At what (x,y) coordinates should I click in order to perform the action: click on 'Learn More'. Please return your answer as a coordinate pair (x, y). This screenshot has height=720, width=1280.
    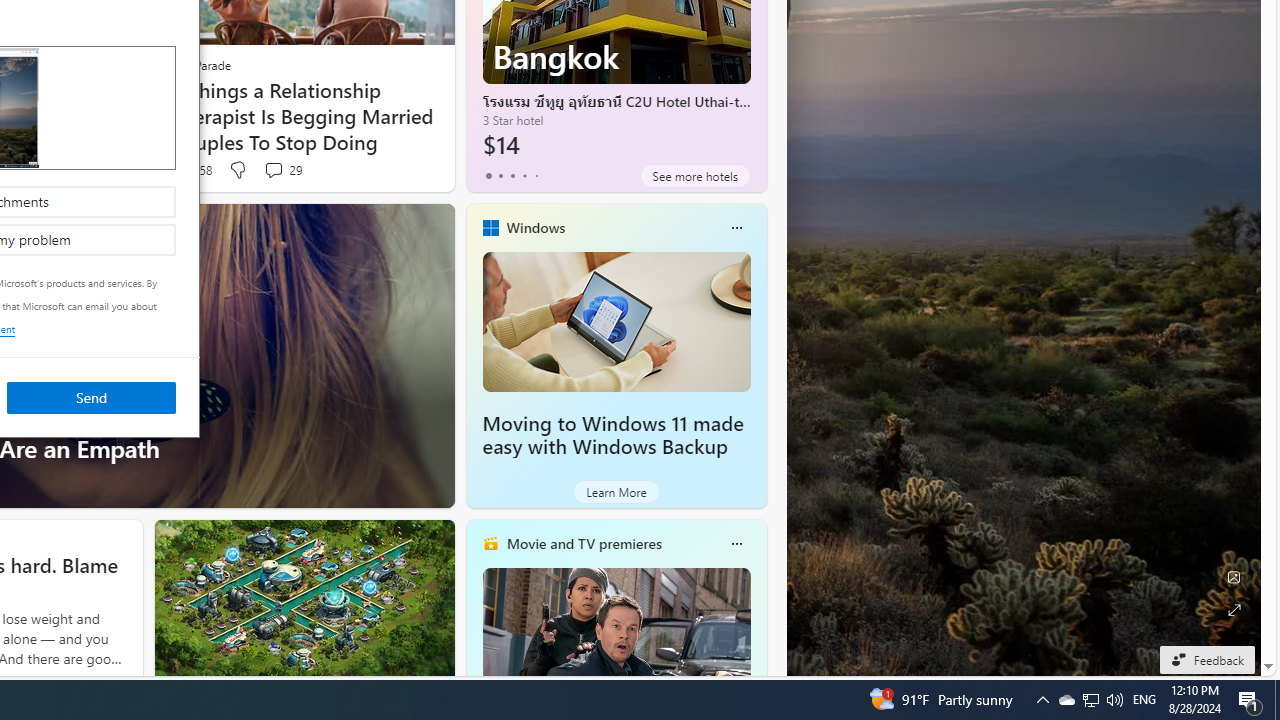
    Looking at the image, I should click on (615, 492).